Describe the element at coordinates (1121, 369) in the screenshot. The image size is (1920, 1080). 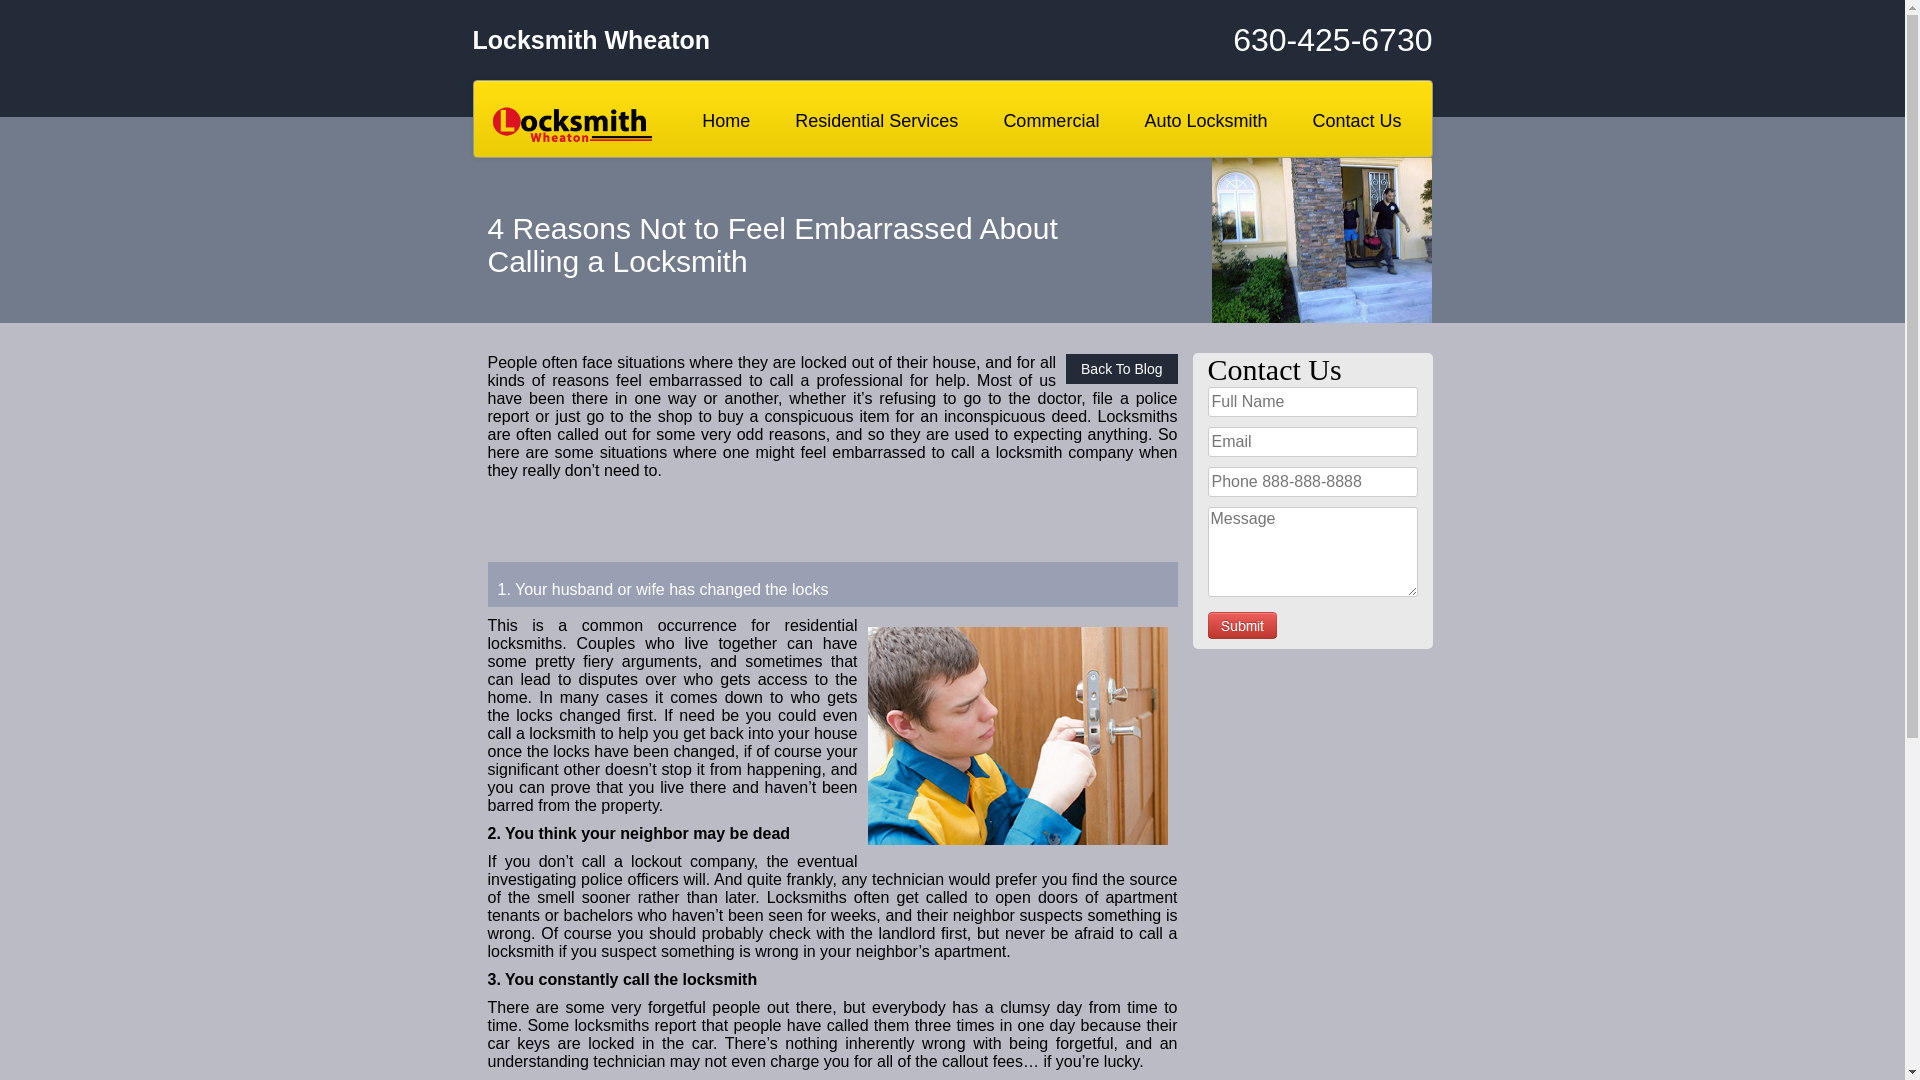
I see `'Back To Blog'` at that location.